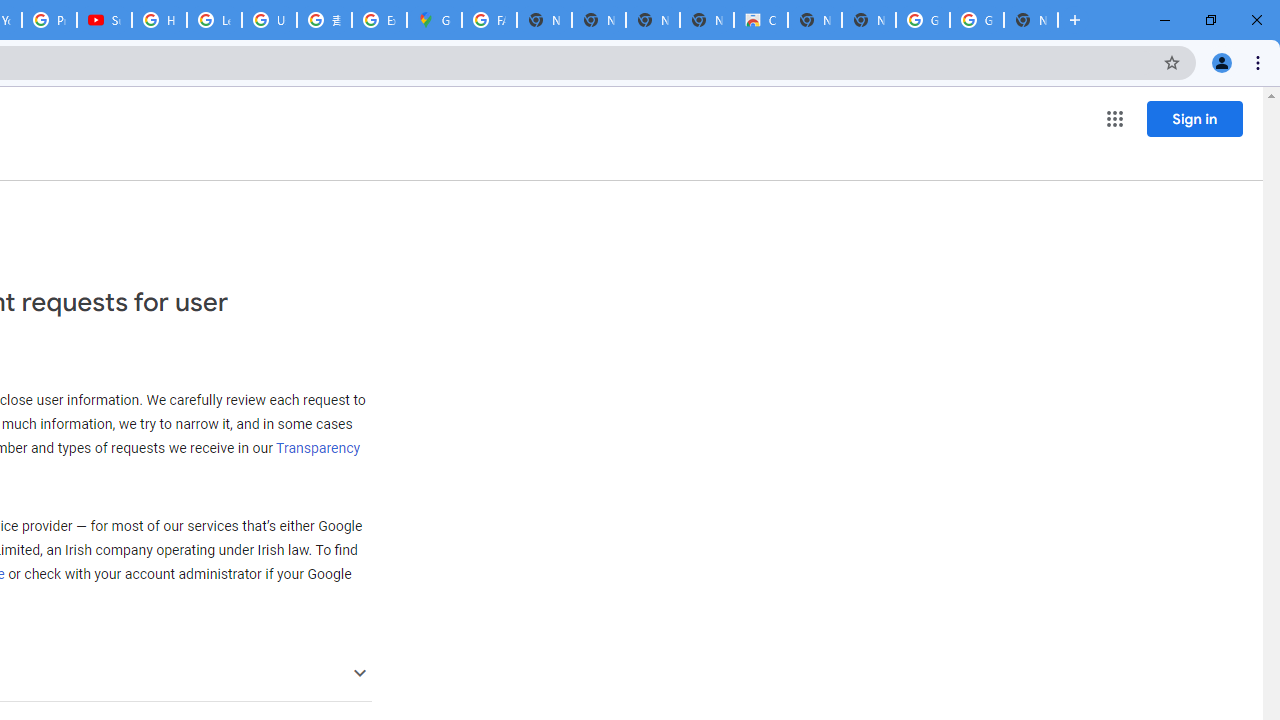 This screenshot has height=720, width=1280. Describe the element at coordinates (976, 20) in the screenshot. I see `'Google Images'` at that location.